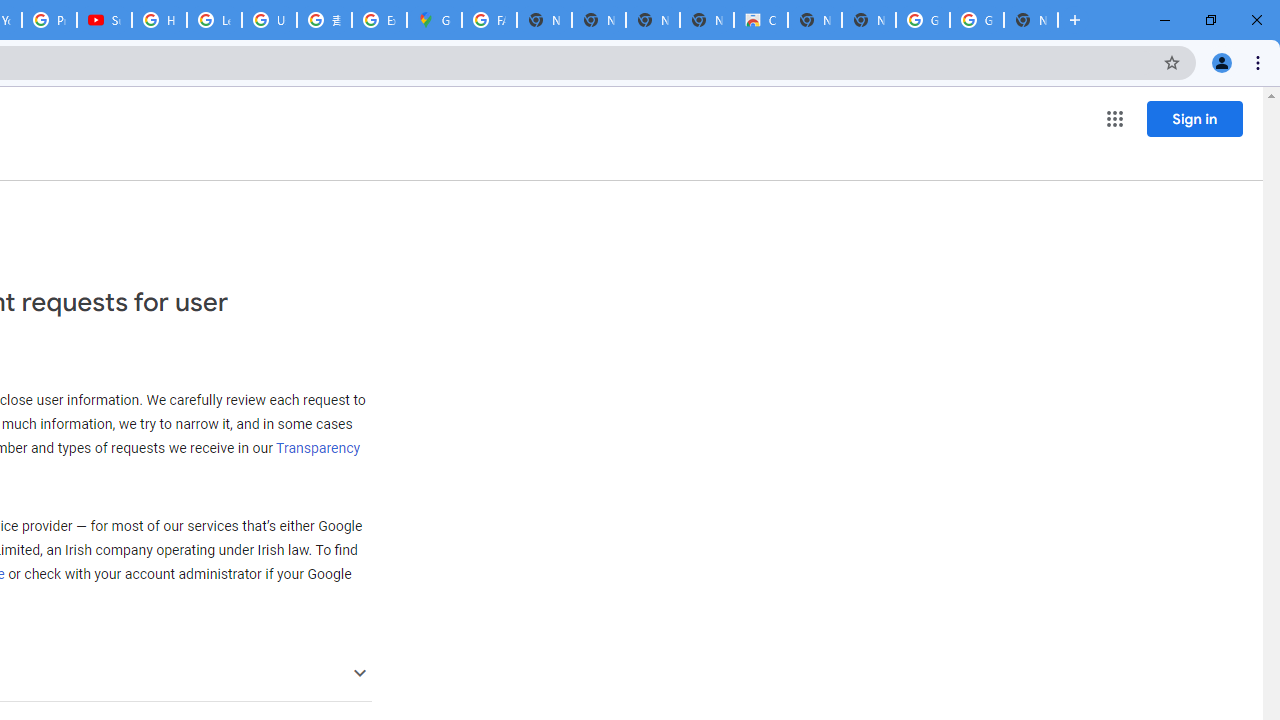 This screenshot has height=720, width=1280. Describe the element at coordinates (976, 20) in the screenshot. I see `'Google Images'` at that location.